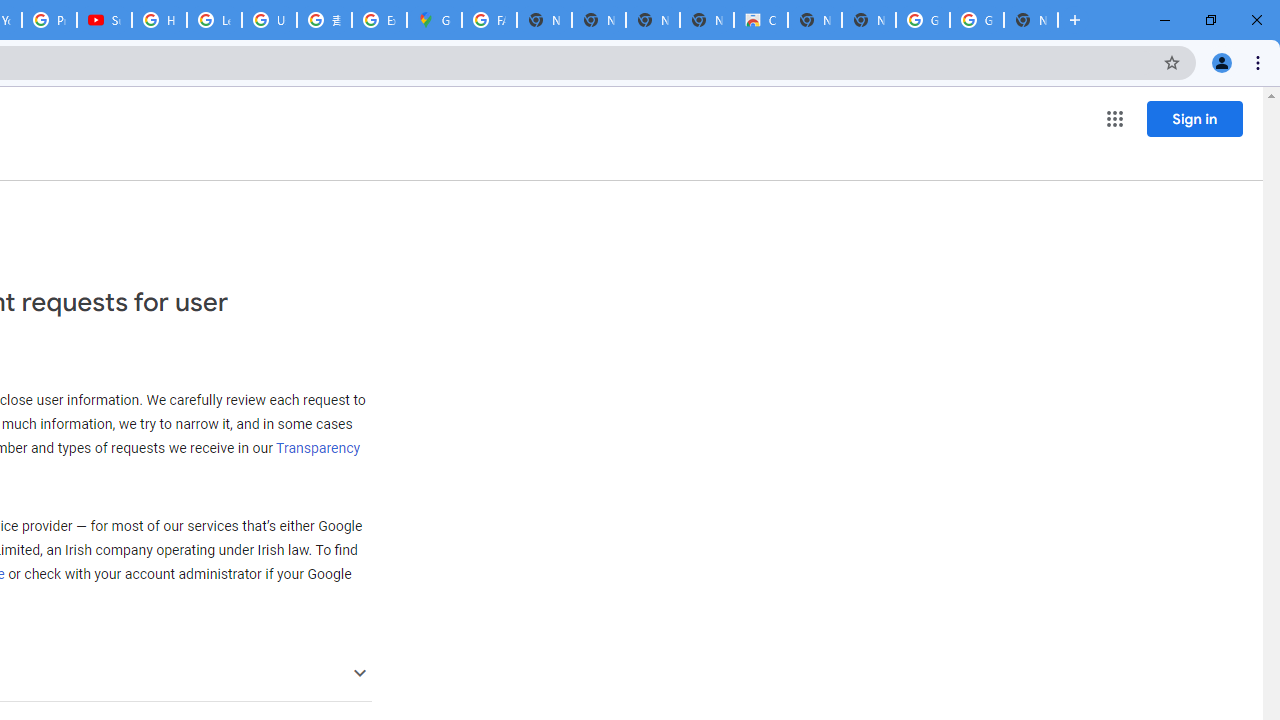 This screenshot has height=720, width=1280. Describe the element at coordinates (976, 20) in the screenshot. I see `'Google Images'` at that location.